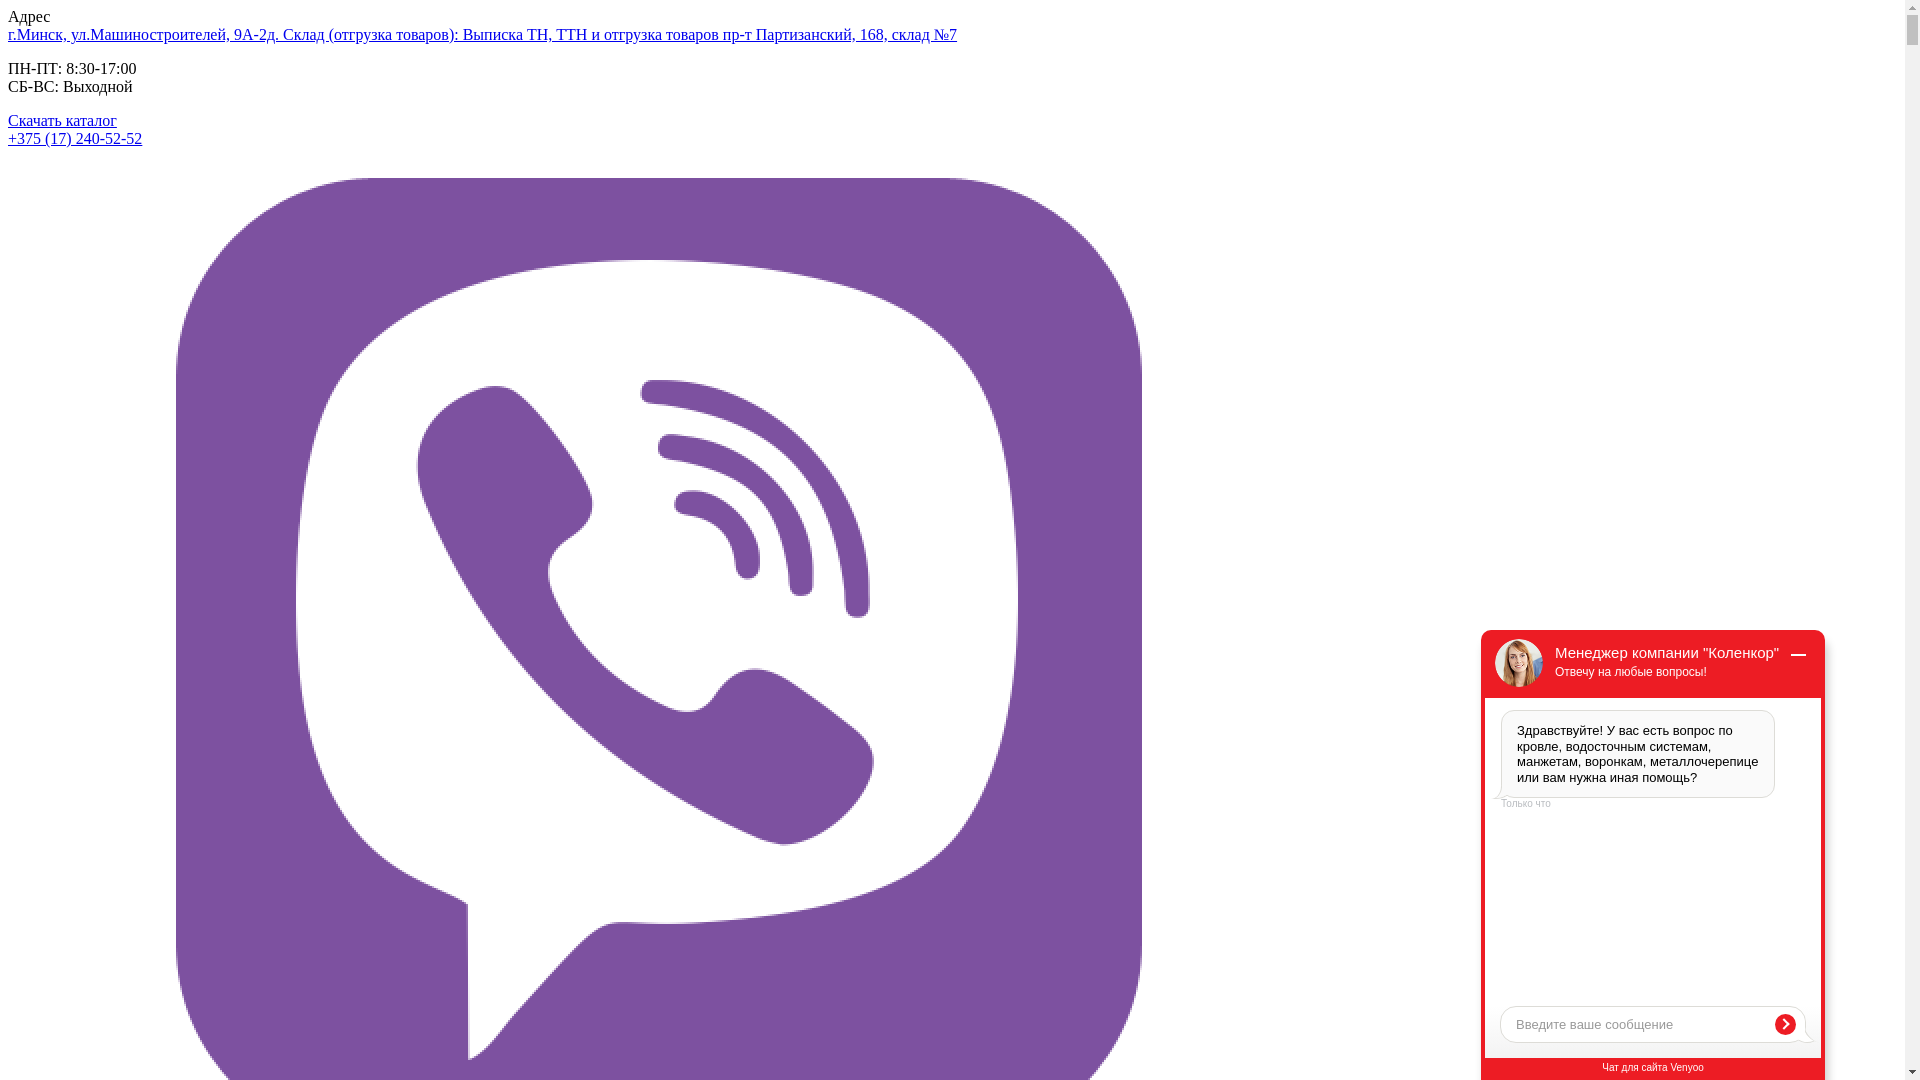 The height and width of the screenshot is (1080, 1920). Describe the element at coordinates (75, 137) in the screenshot. I see `'+375 (17) 240-52-52'` at that location.